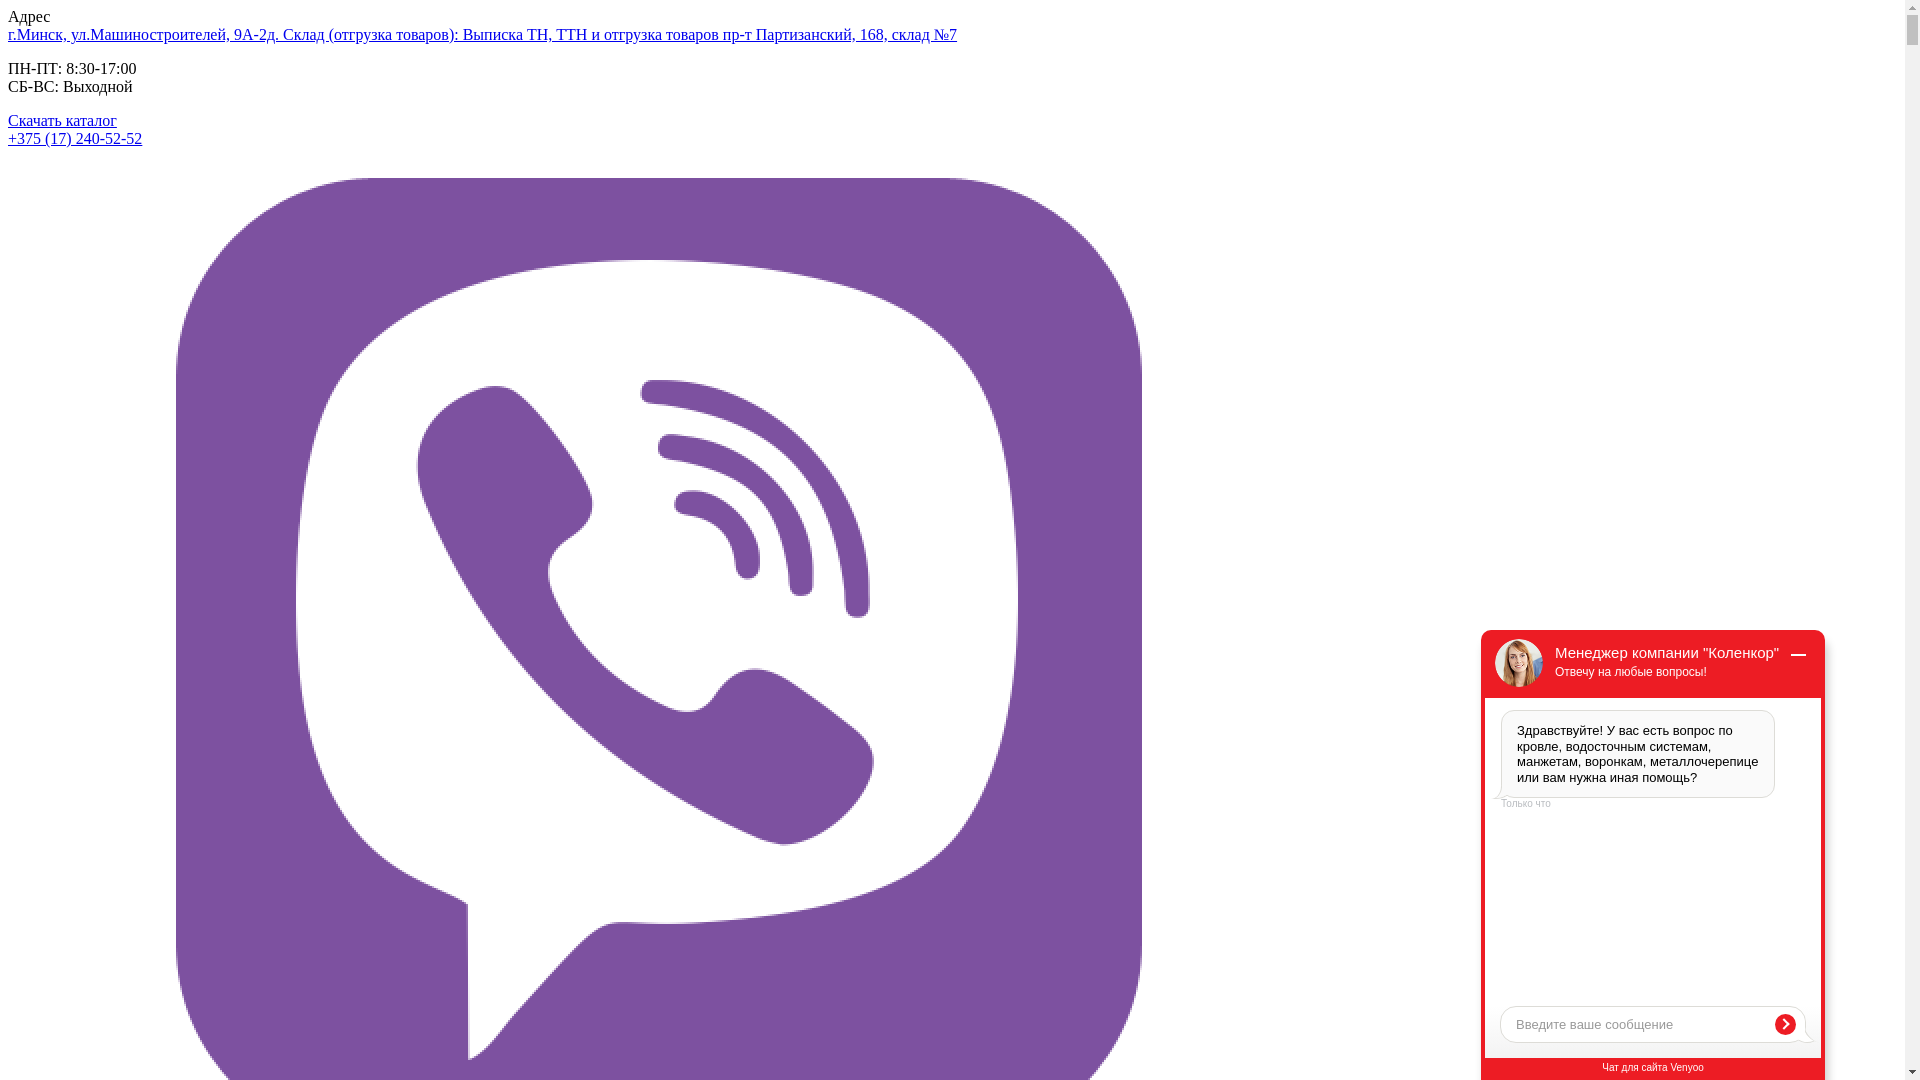 The height and width of the screenshot is (1080, 1920). Describe the element at coordinates (75, 137) in the screenshot. I see `'+375 (17) 240-52-52'` at that location.